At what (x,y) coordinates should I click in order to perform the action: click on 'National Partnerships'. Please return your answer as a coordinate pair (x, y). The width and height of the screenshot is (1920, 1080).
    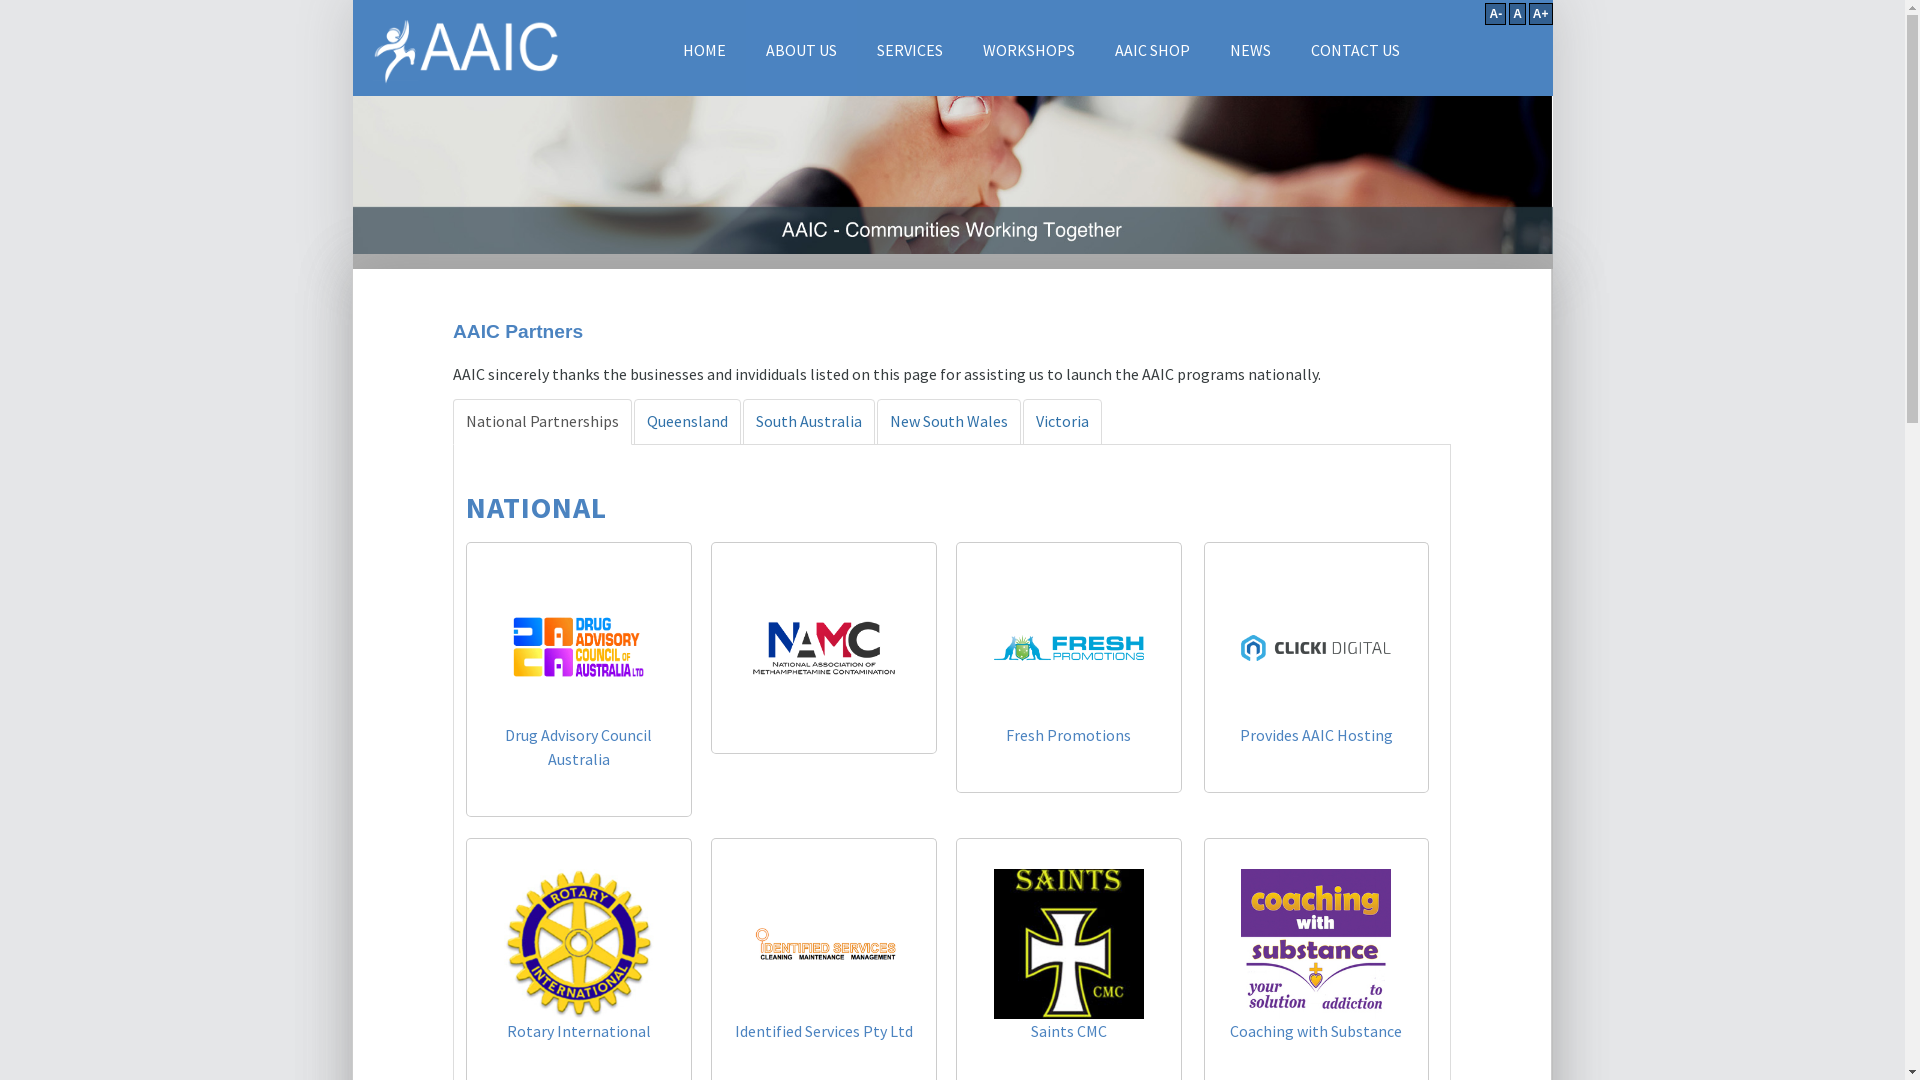
    Looking at the image, I should click on (542, 420).